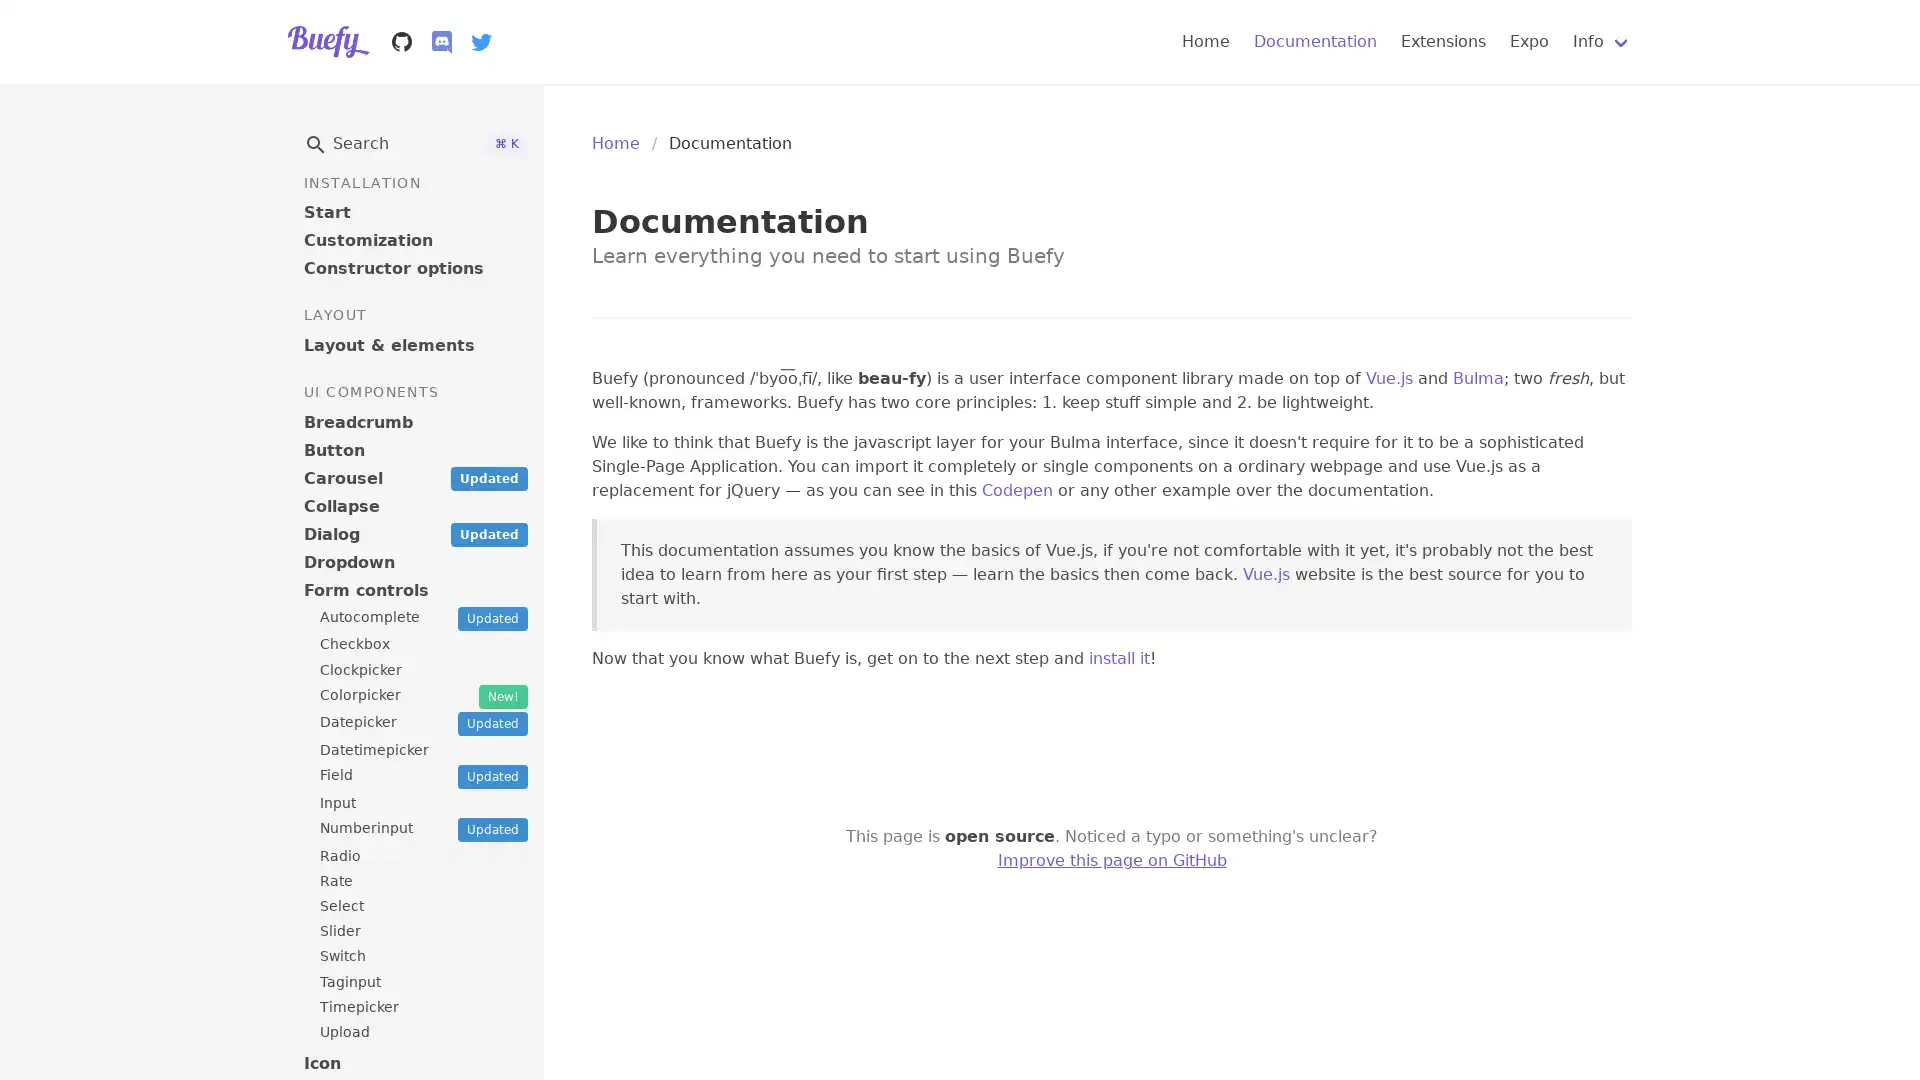 Image resolution: width=1920 pixels, height=1080 pixels. Describe the element at coordinates (415, 142) in the screenshot. I see `Search` at that location.